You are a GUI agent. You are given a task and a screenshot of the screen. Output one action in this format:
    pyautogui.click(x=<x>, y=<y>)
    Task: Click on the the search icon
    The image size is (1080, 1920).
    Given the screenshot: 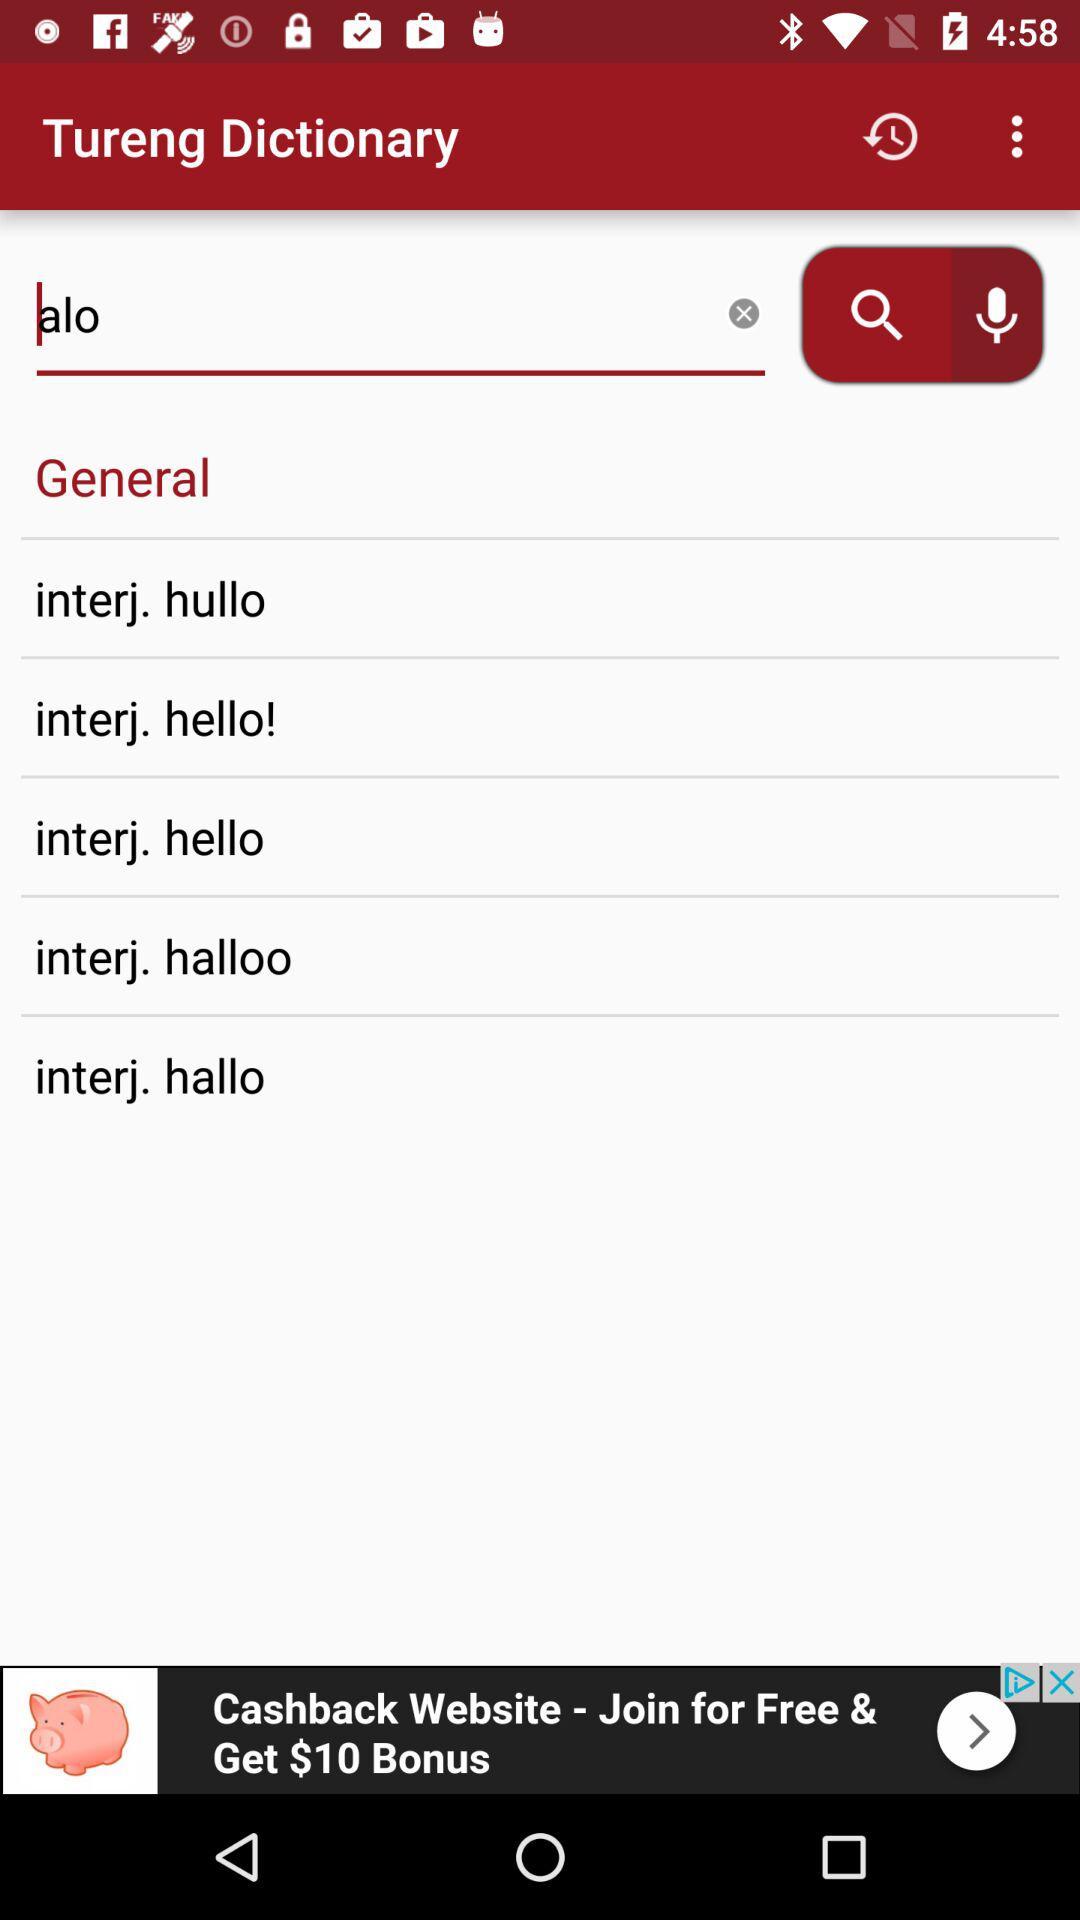 What is the action you would take?
    pyautogui.click(x=862, y=314)
    